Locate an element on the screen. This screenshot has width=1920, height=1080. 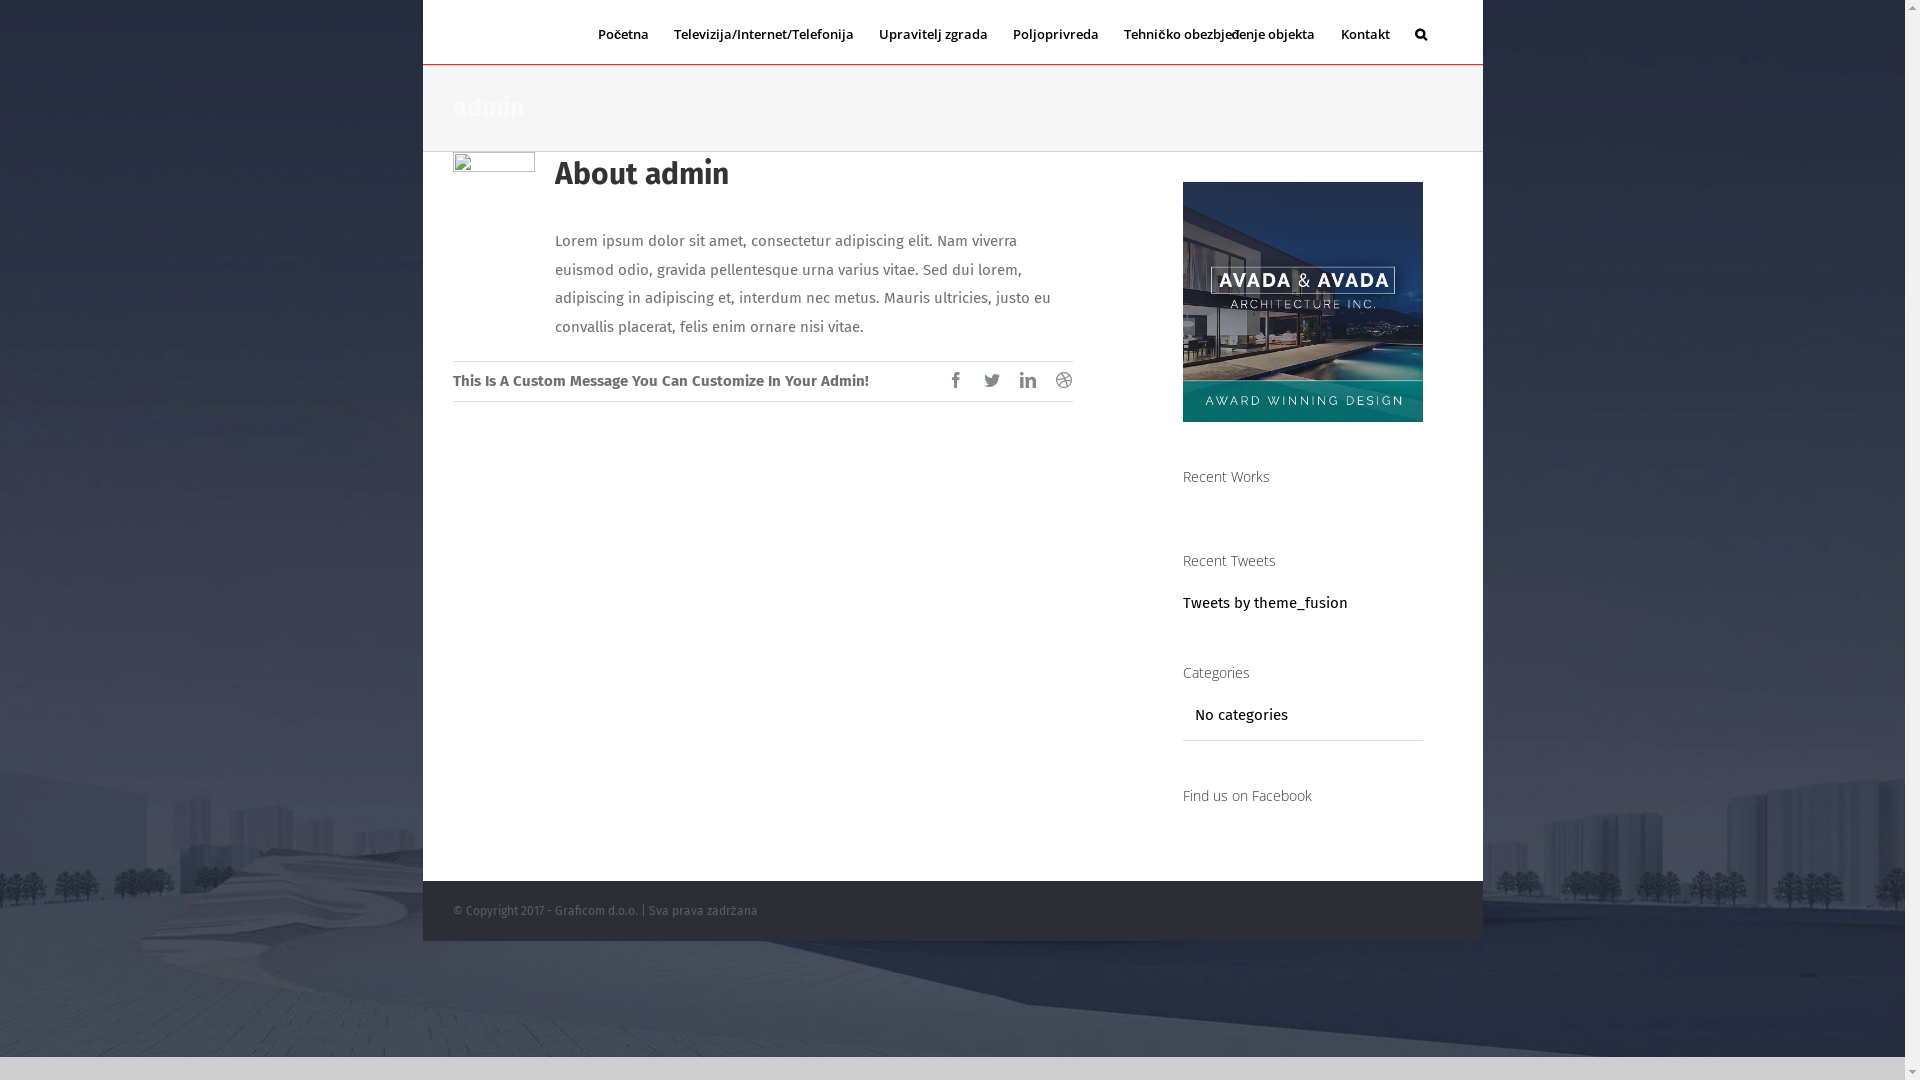
'Tweets by theme_fusion' is located at coordinates (1181, 601).